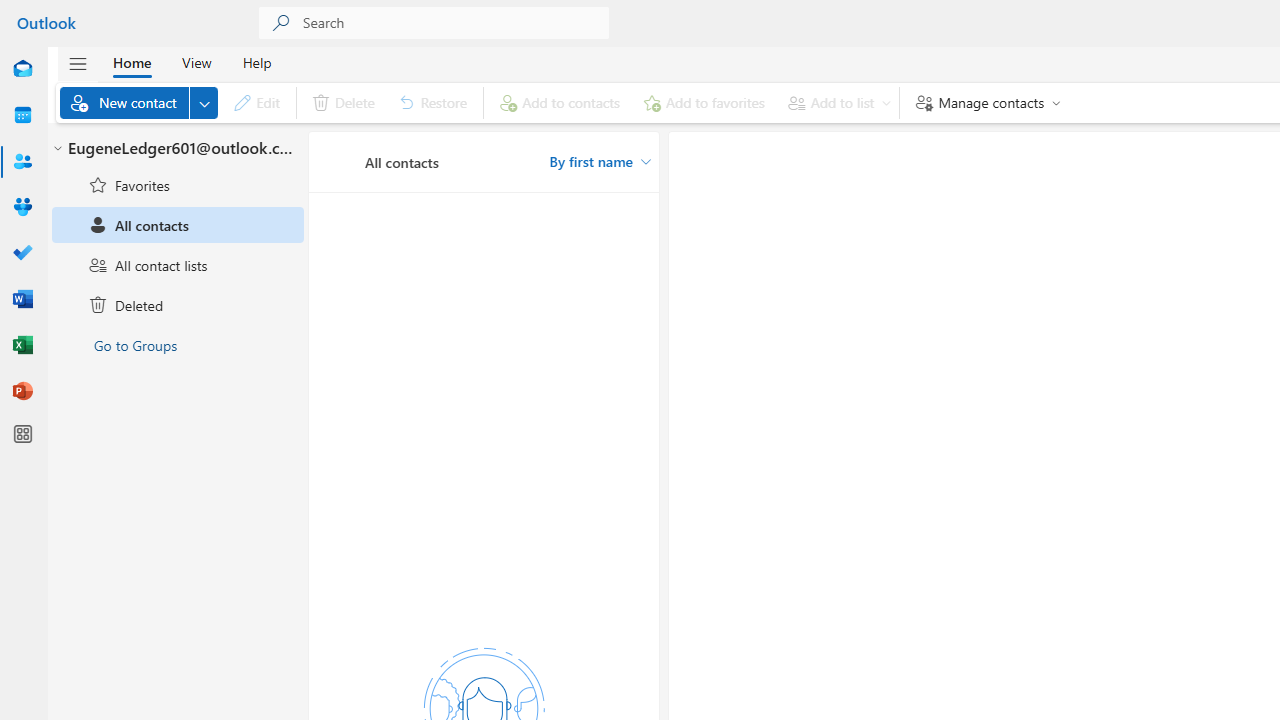  Describe the element at coordinates (835, 102) in the screenshot. I see `'Add to list'` at that location.